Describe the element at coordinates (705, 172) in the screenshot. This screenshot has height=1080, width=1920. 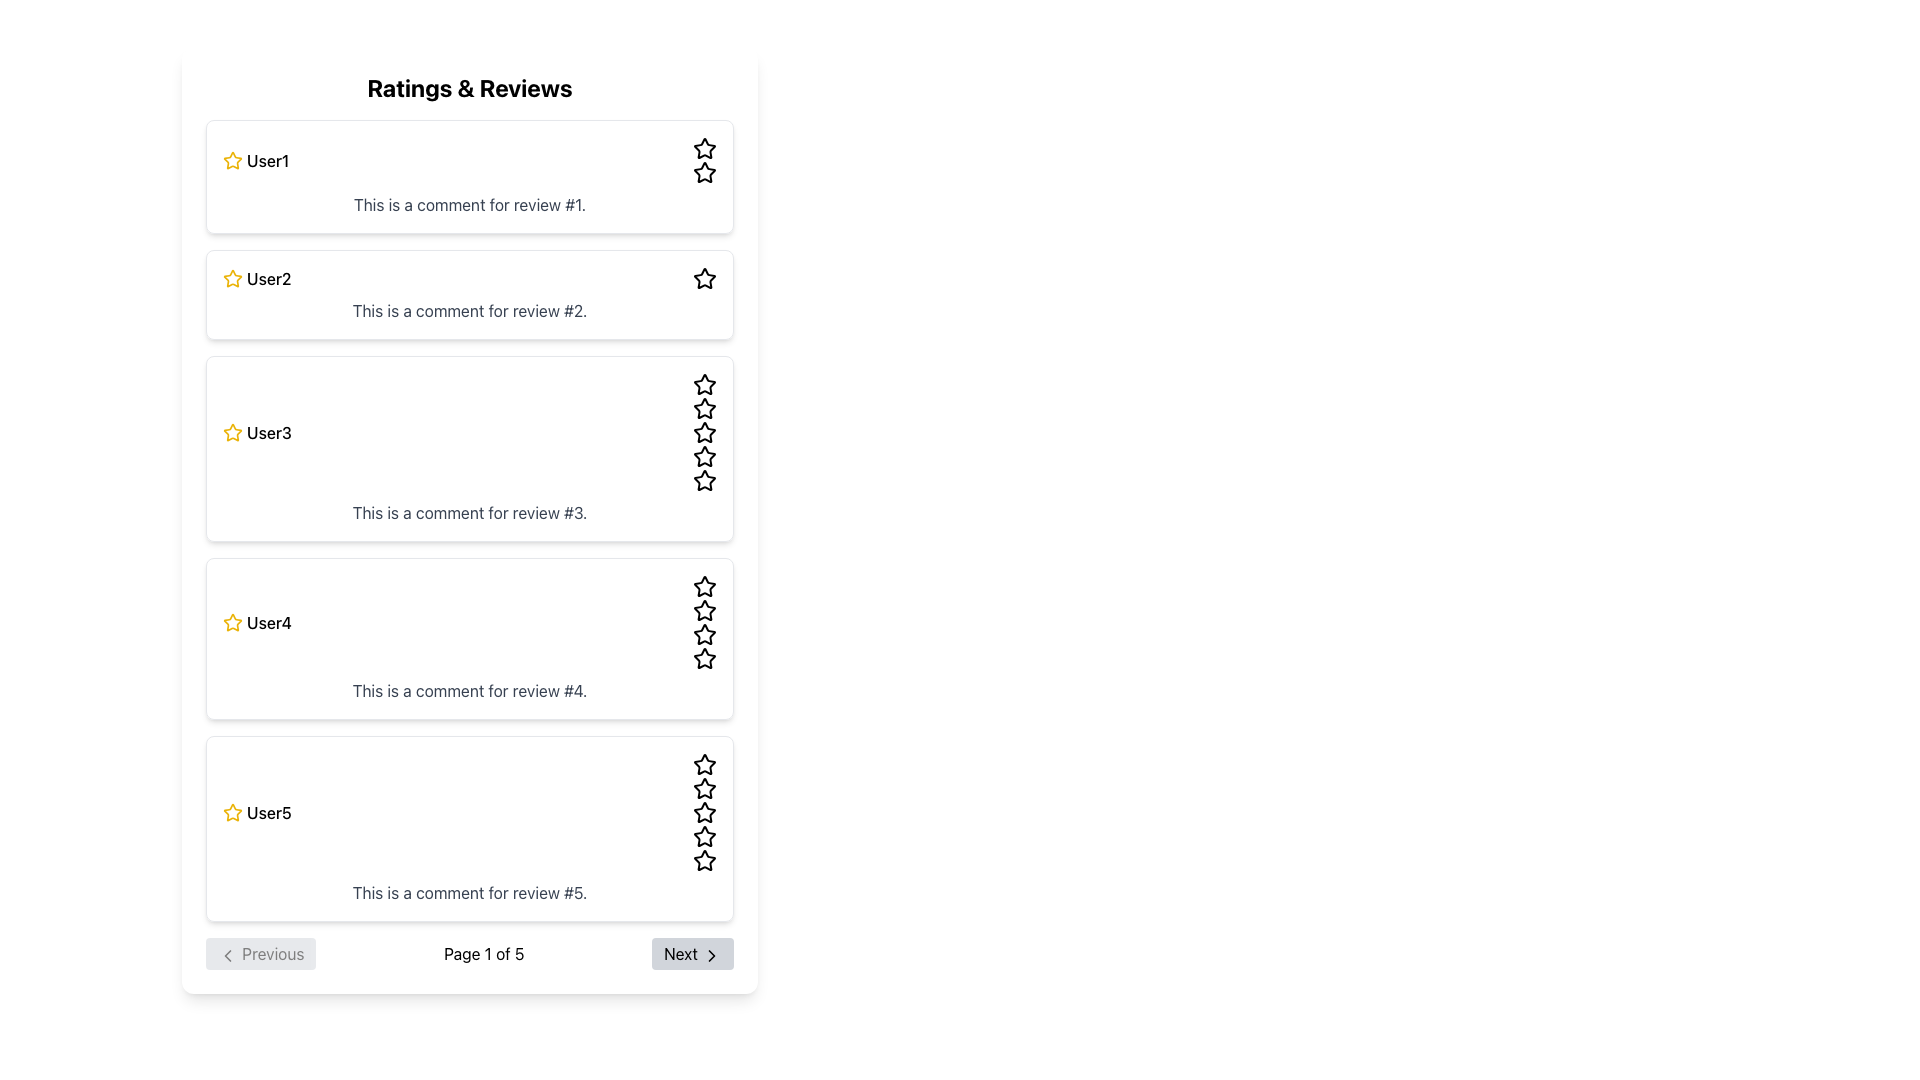
I see `the outline star icon in the top-right corner of User1's card` at that location.